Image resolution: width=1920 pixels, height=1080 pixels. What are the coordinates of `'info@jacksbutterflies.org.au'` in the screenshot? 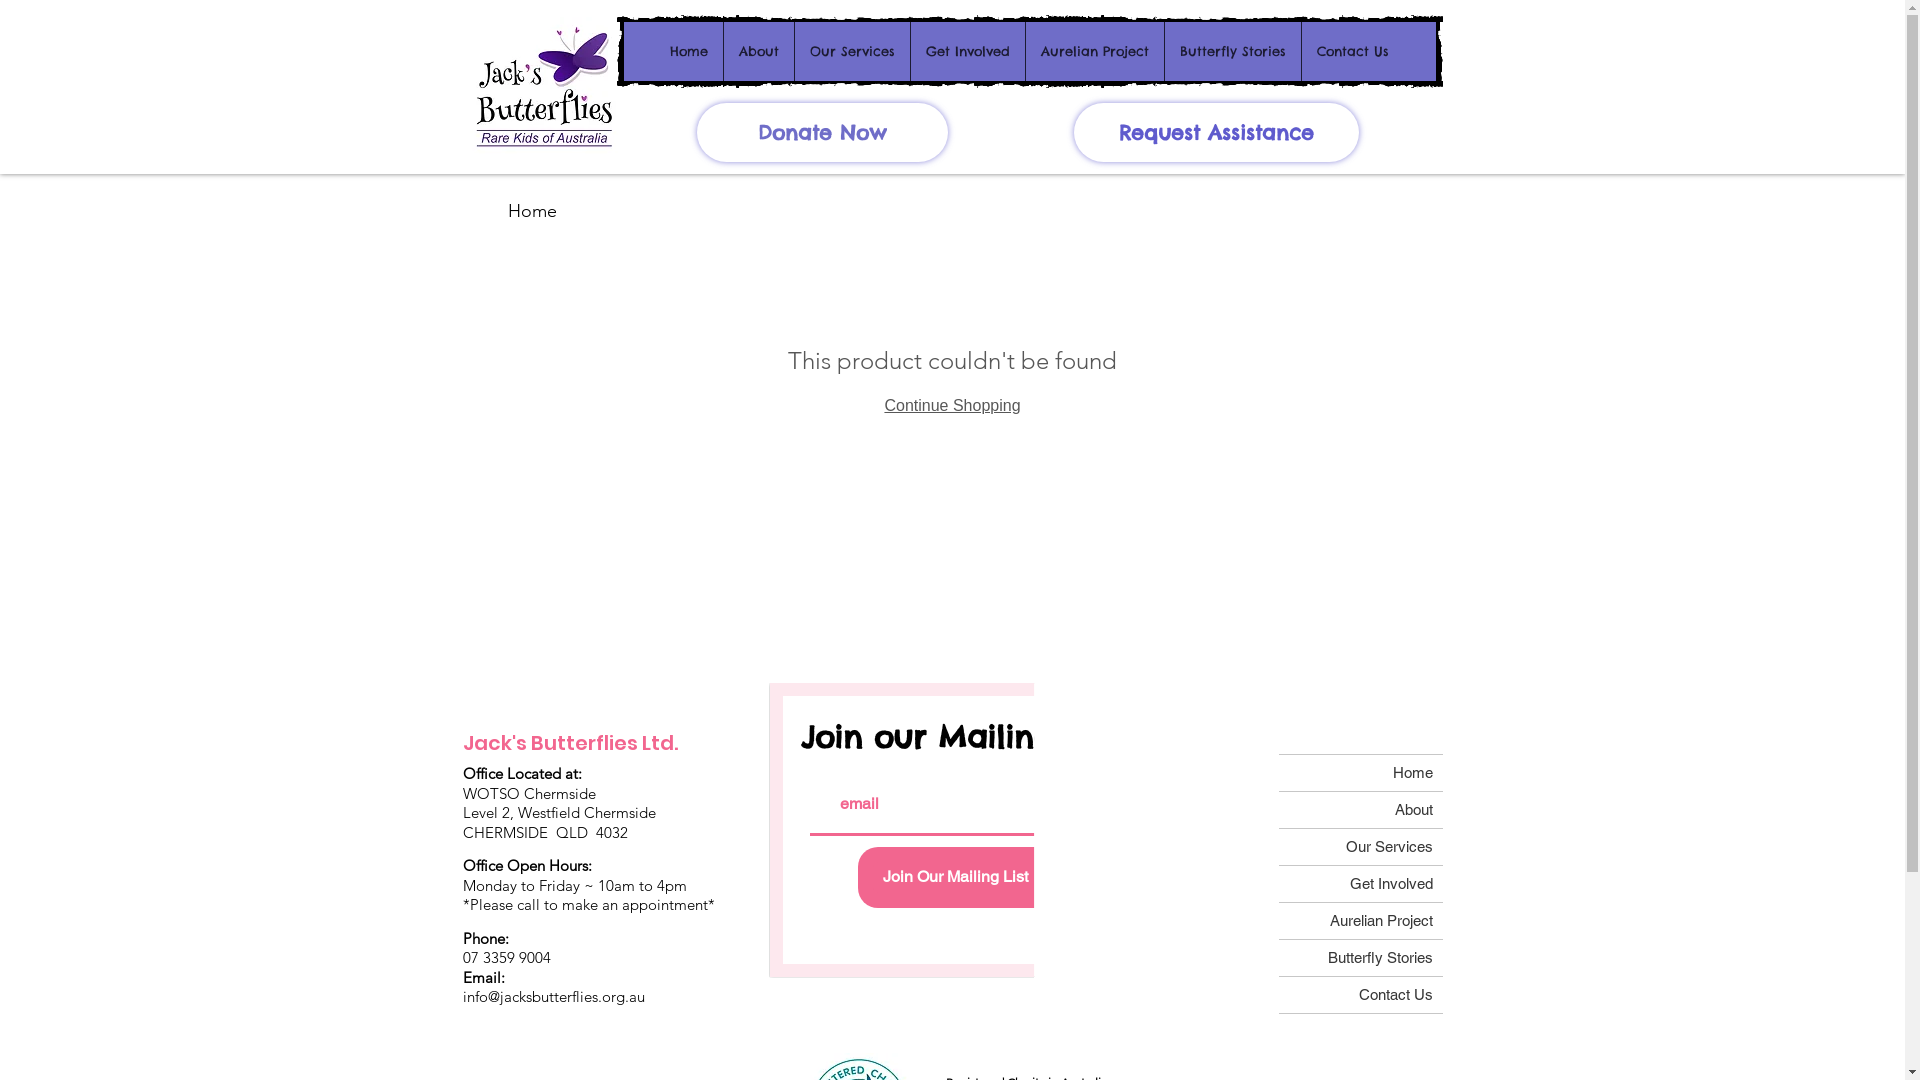 It's located at (552, 996).